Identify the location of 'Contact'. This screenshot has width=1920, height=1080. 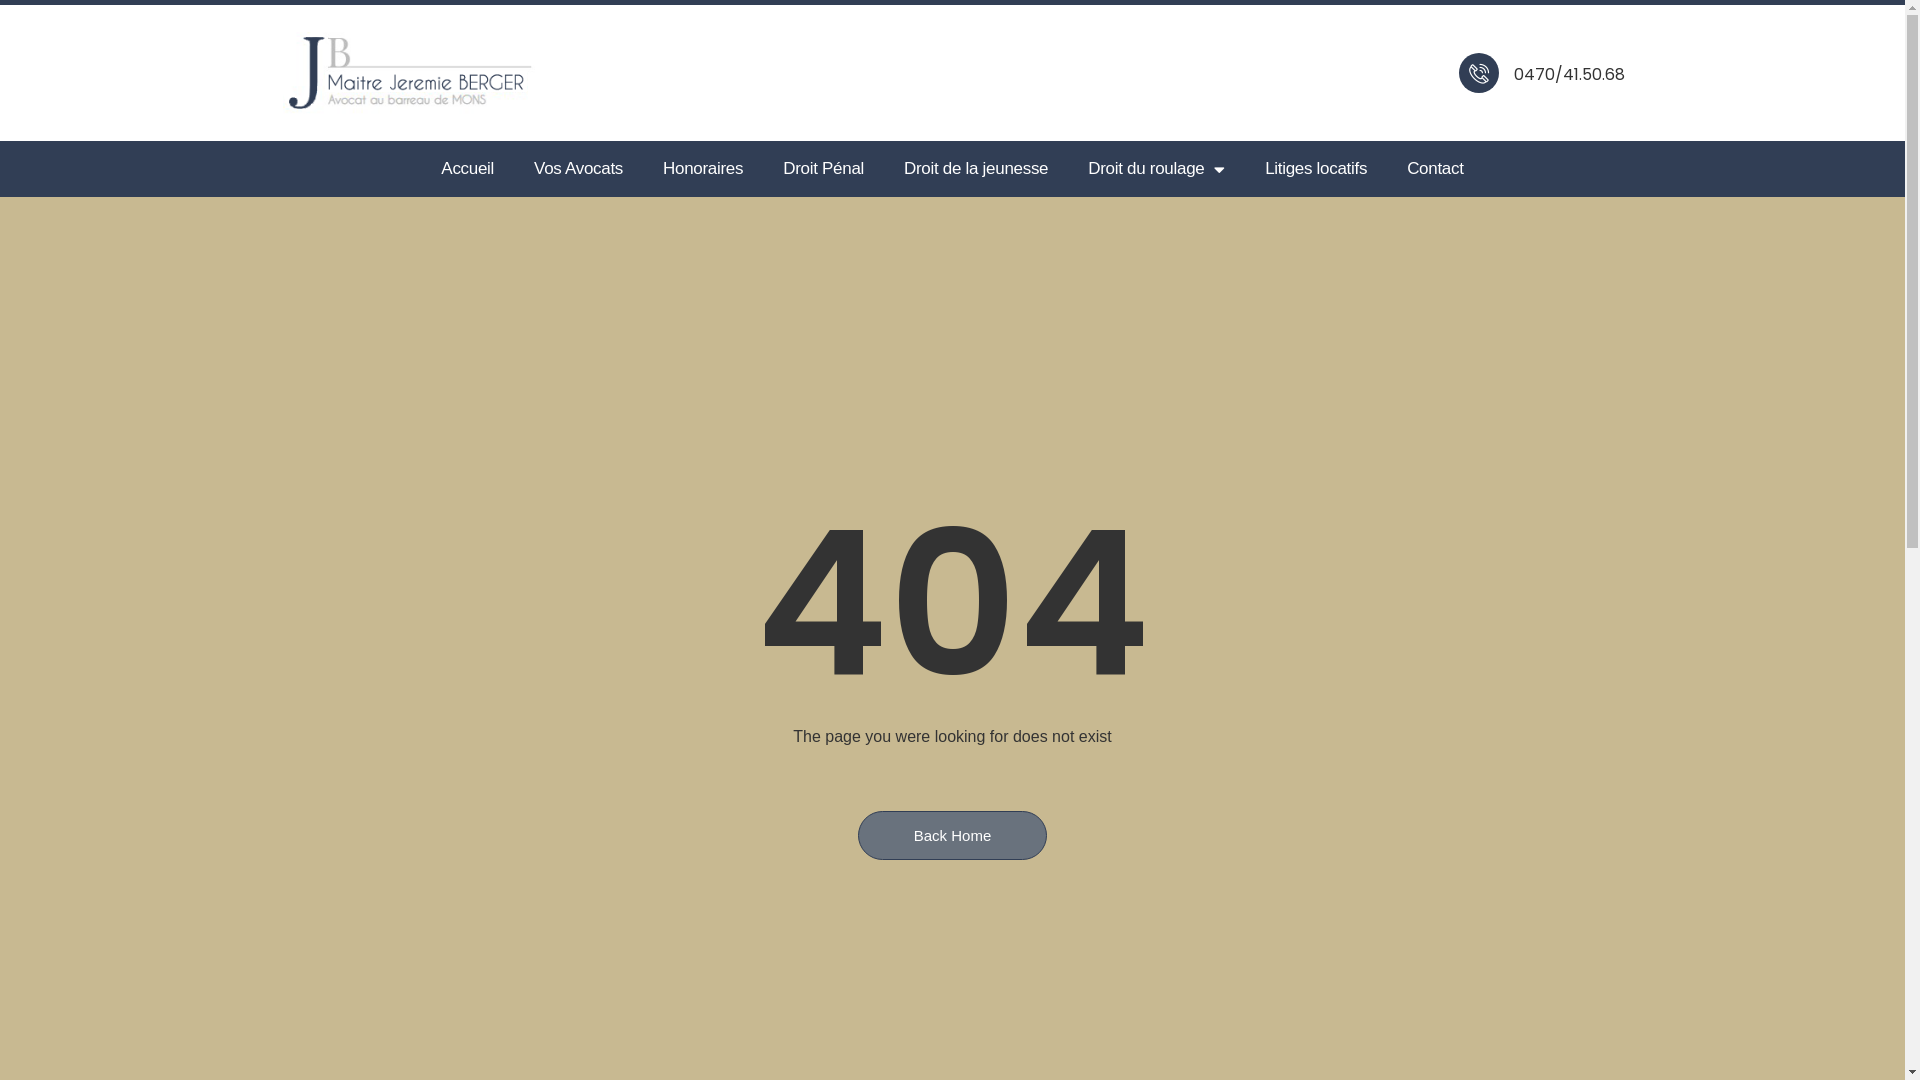
(1386, 168).